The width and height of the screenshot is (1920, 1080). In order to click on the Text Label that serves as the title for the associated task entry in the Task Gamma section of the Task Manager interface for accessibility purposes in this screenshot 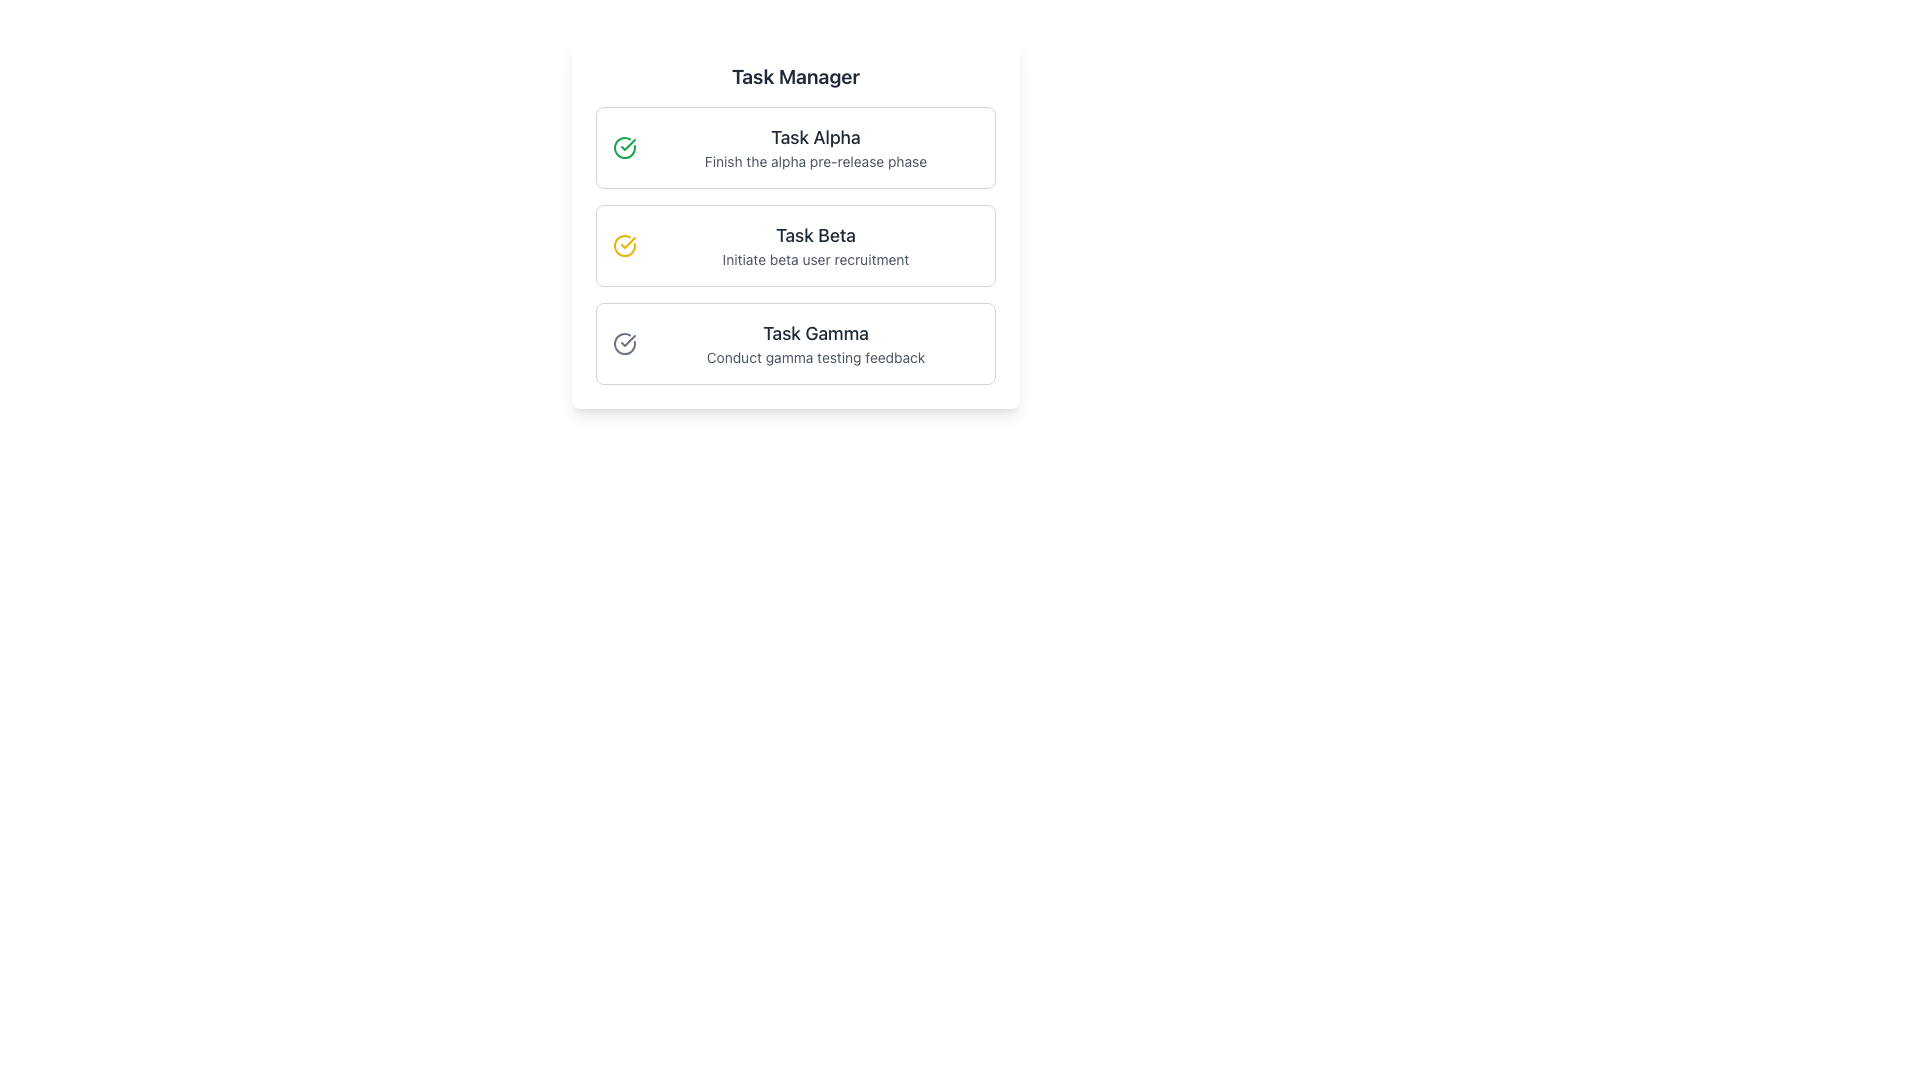, I will do `click(816, 333)`.